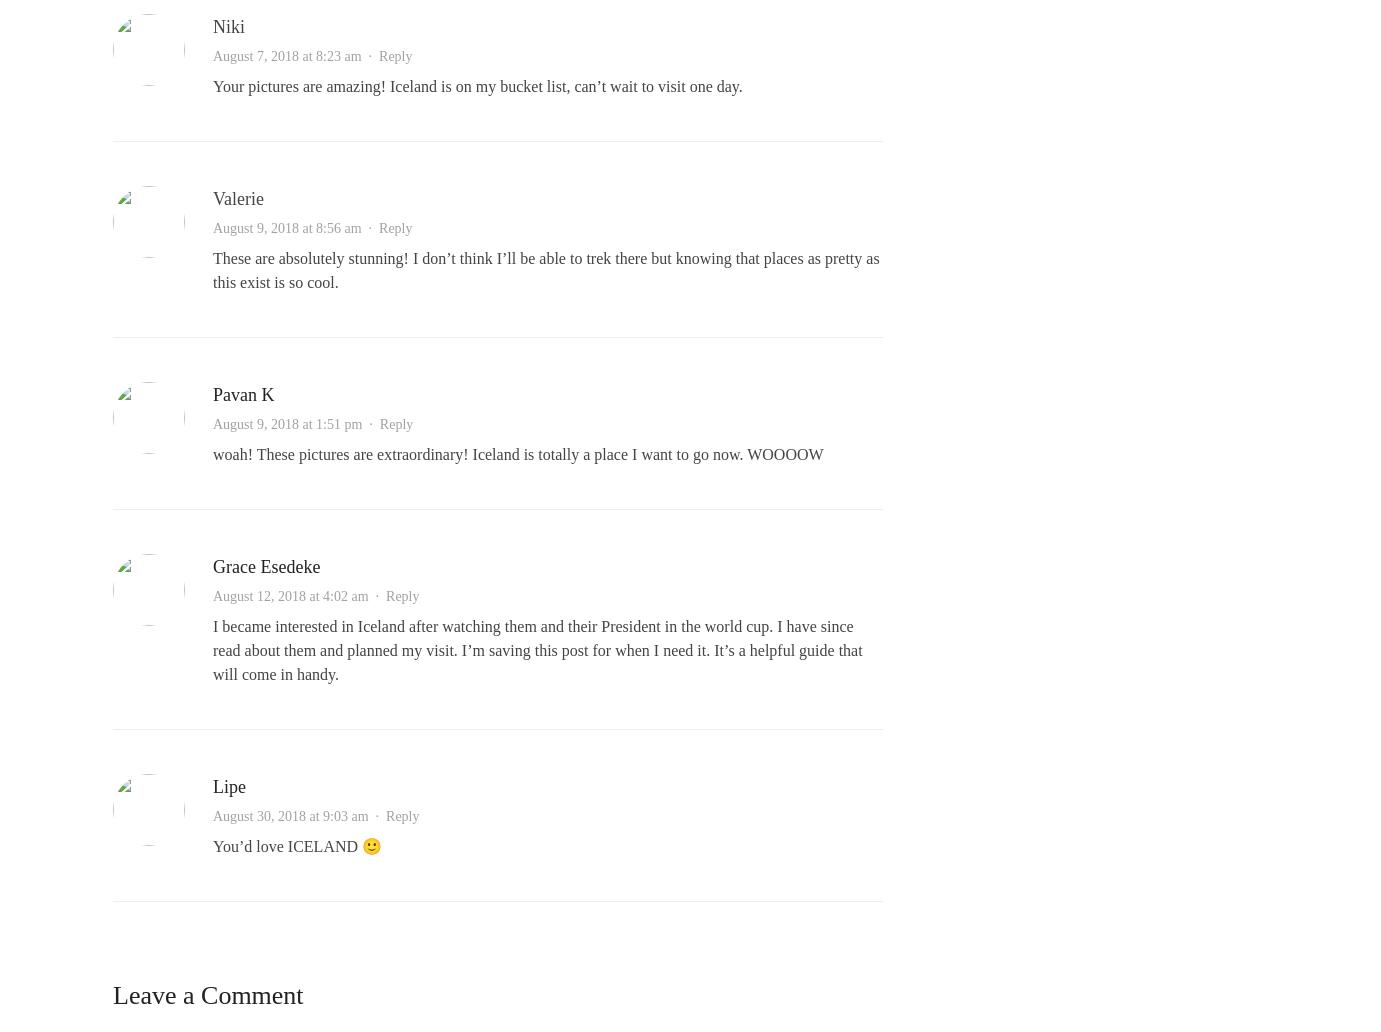  I want to click on 'These are absolutely stunning! I don’t think I’ll be able to trek there but knowing that places as pretty as this exist is so cool.', so click(546, 270).